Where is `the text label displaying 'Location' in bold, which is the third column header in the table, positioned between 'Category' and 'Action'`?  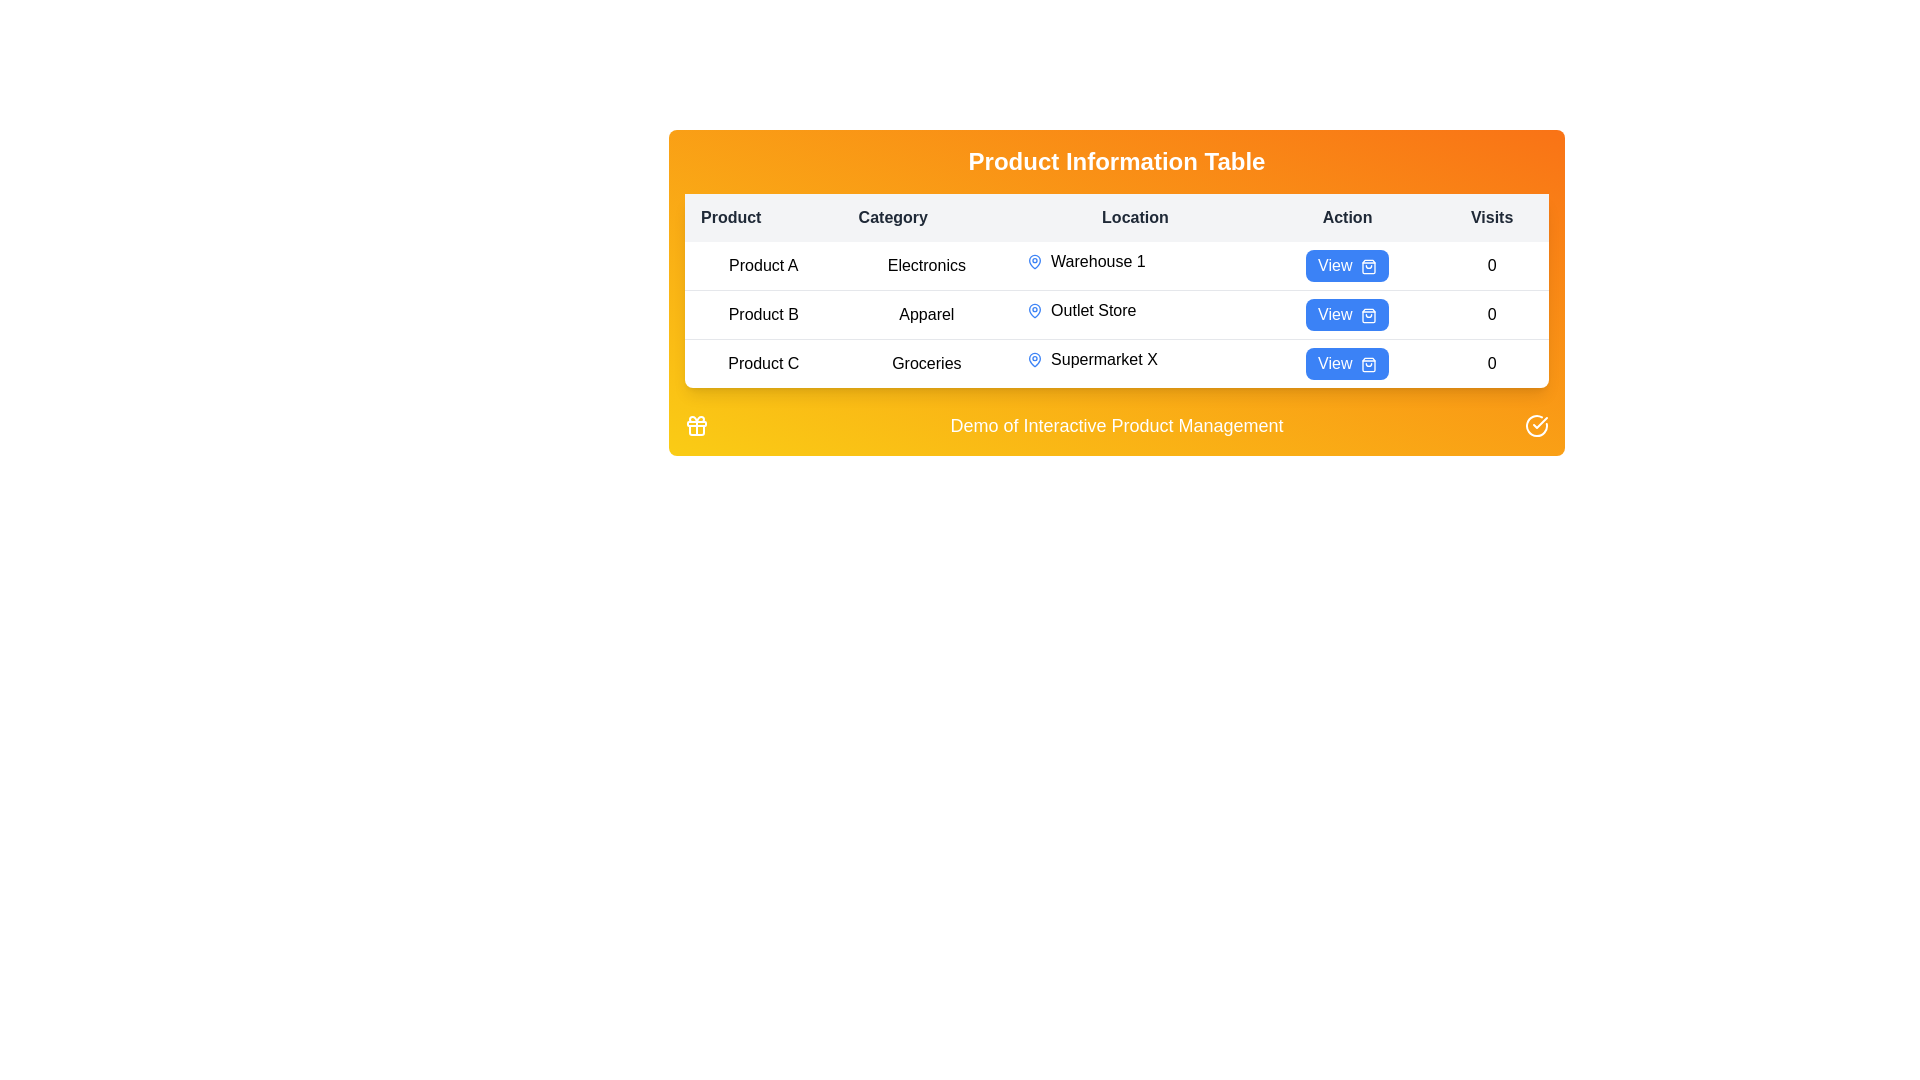
the text label displaying 'Location' in bold, which is the third column header in the table, positioned between 'Category' and 'Action' is located at coordinates (1135, 218).